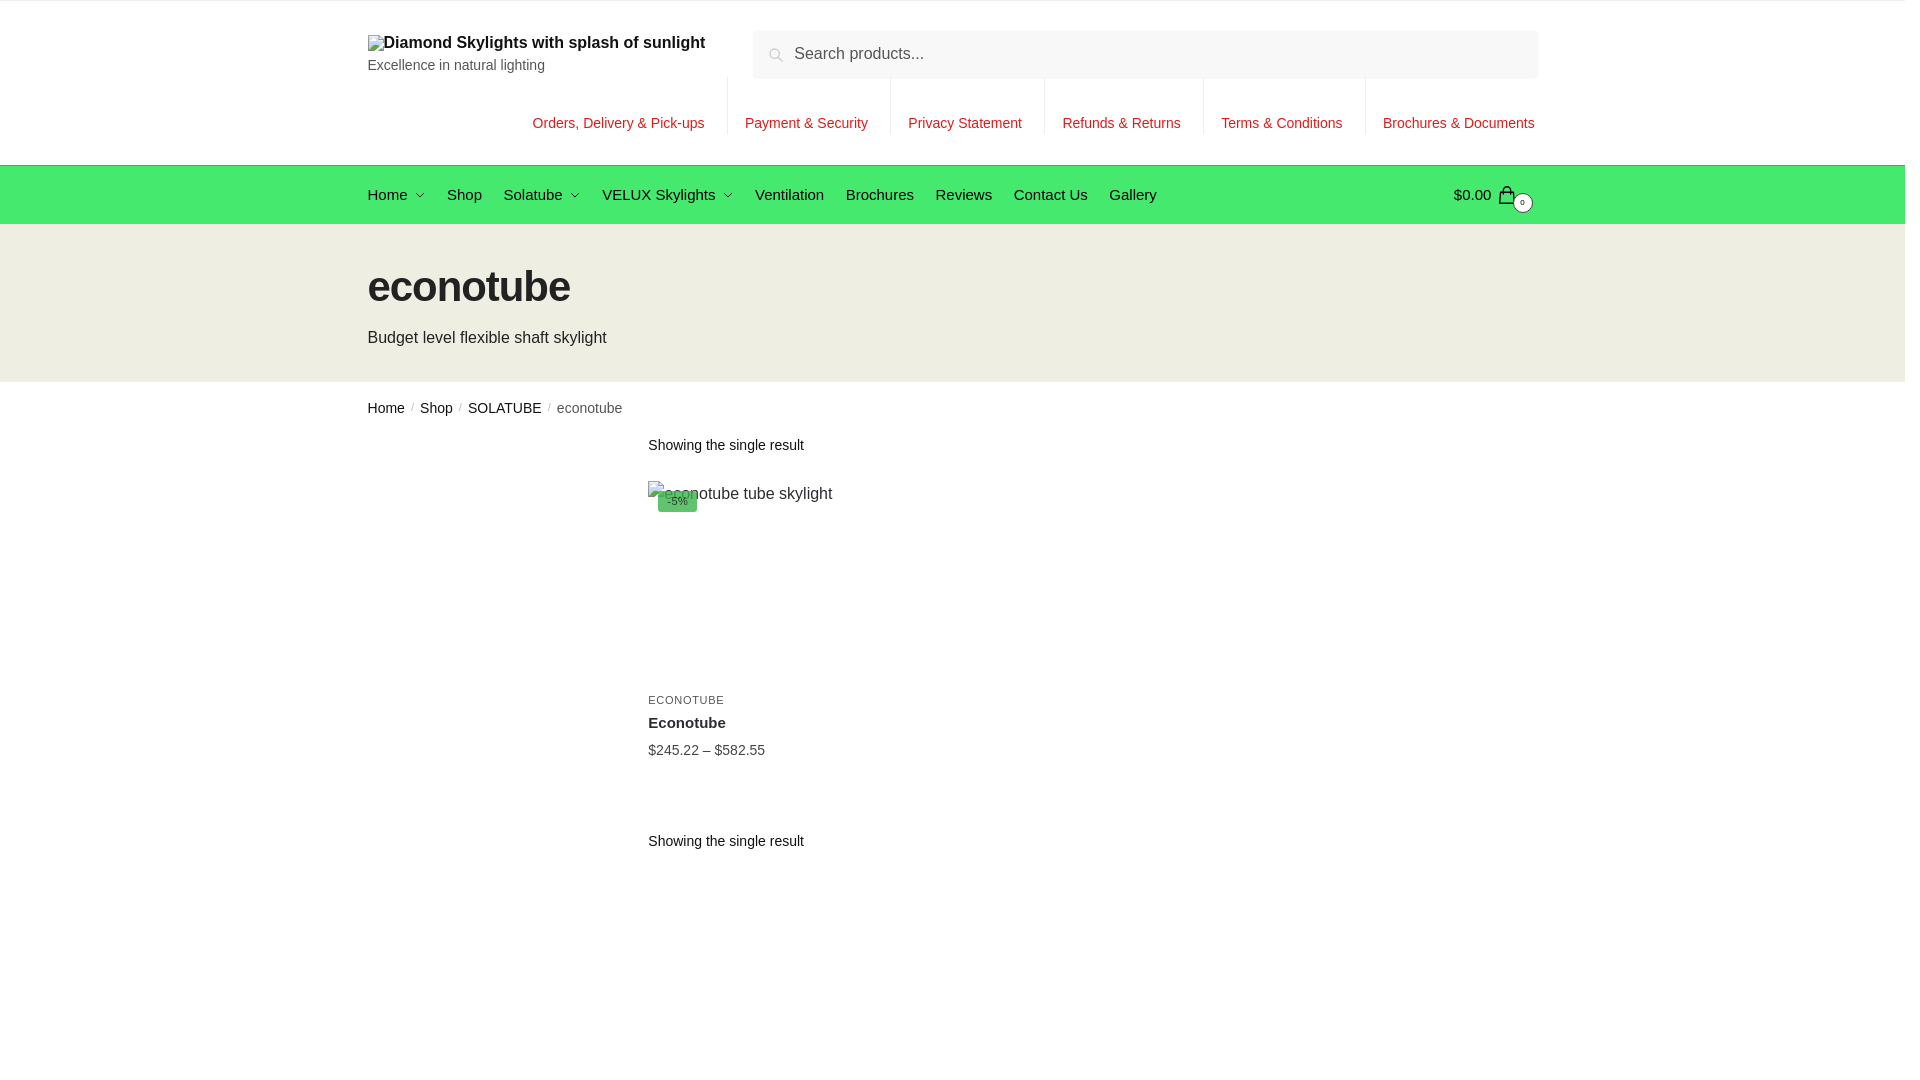 Image resolution: width=1920 pixels, height=1080 pixels. Describe the element at coordinates (1132, 195) in the screenshot. I see `'Gallery'` at that location.